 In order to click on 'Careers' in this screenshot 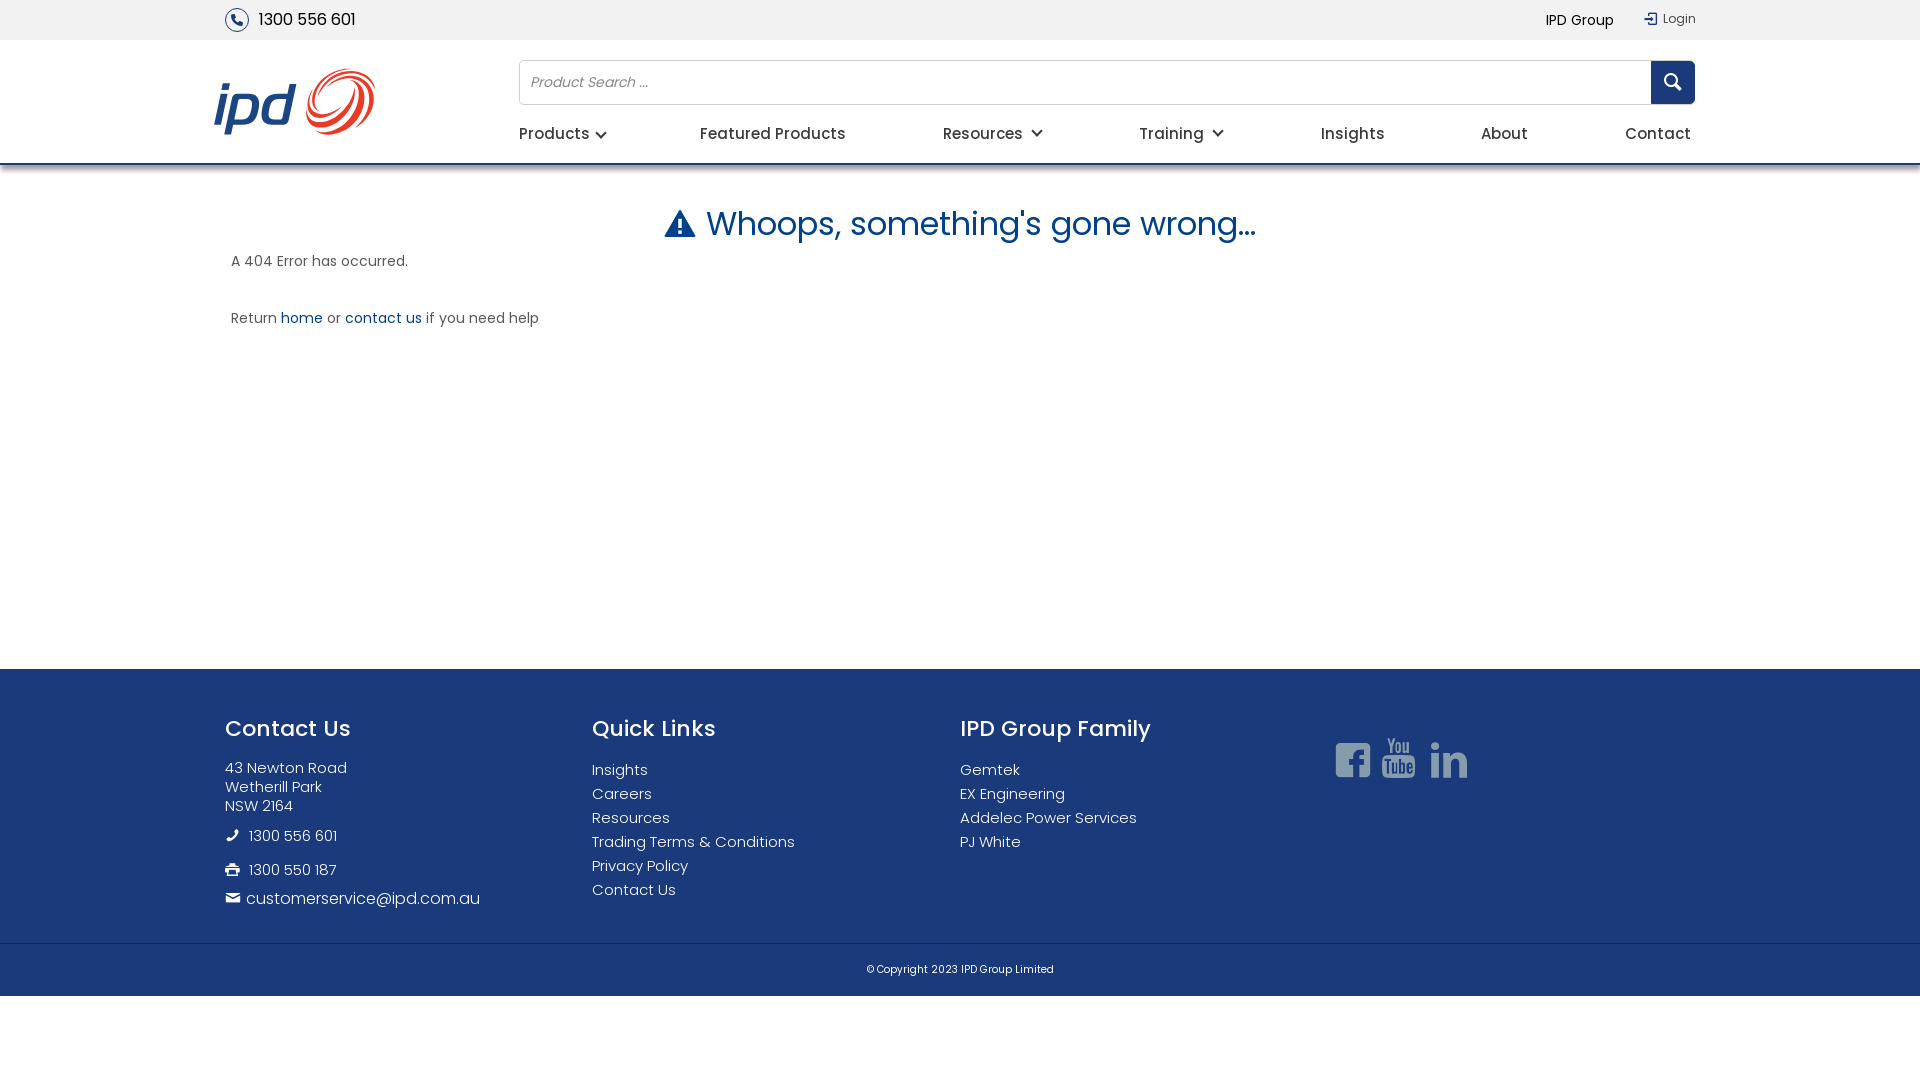, I will do `click(626, 792)`.